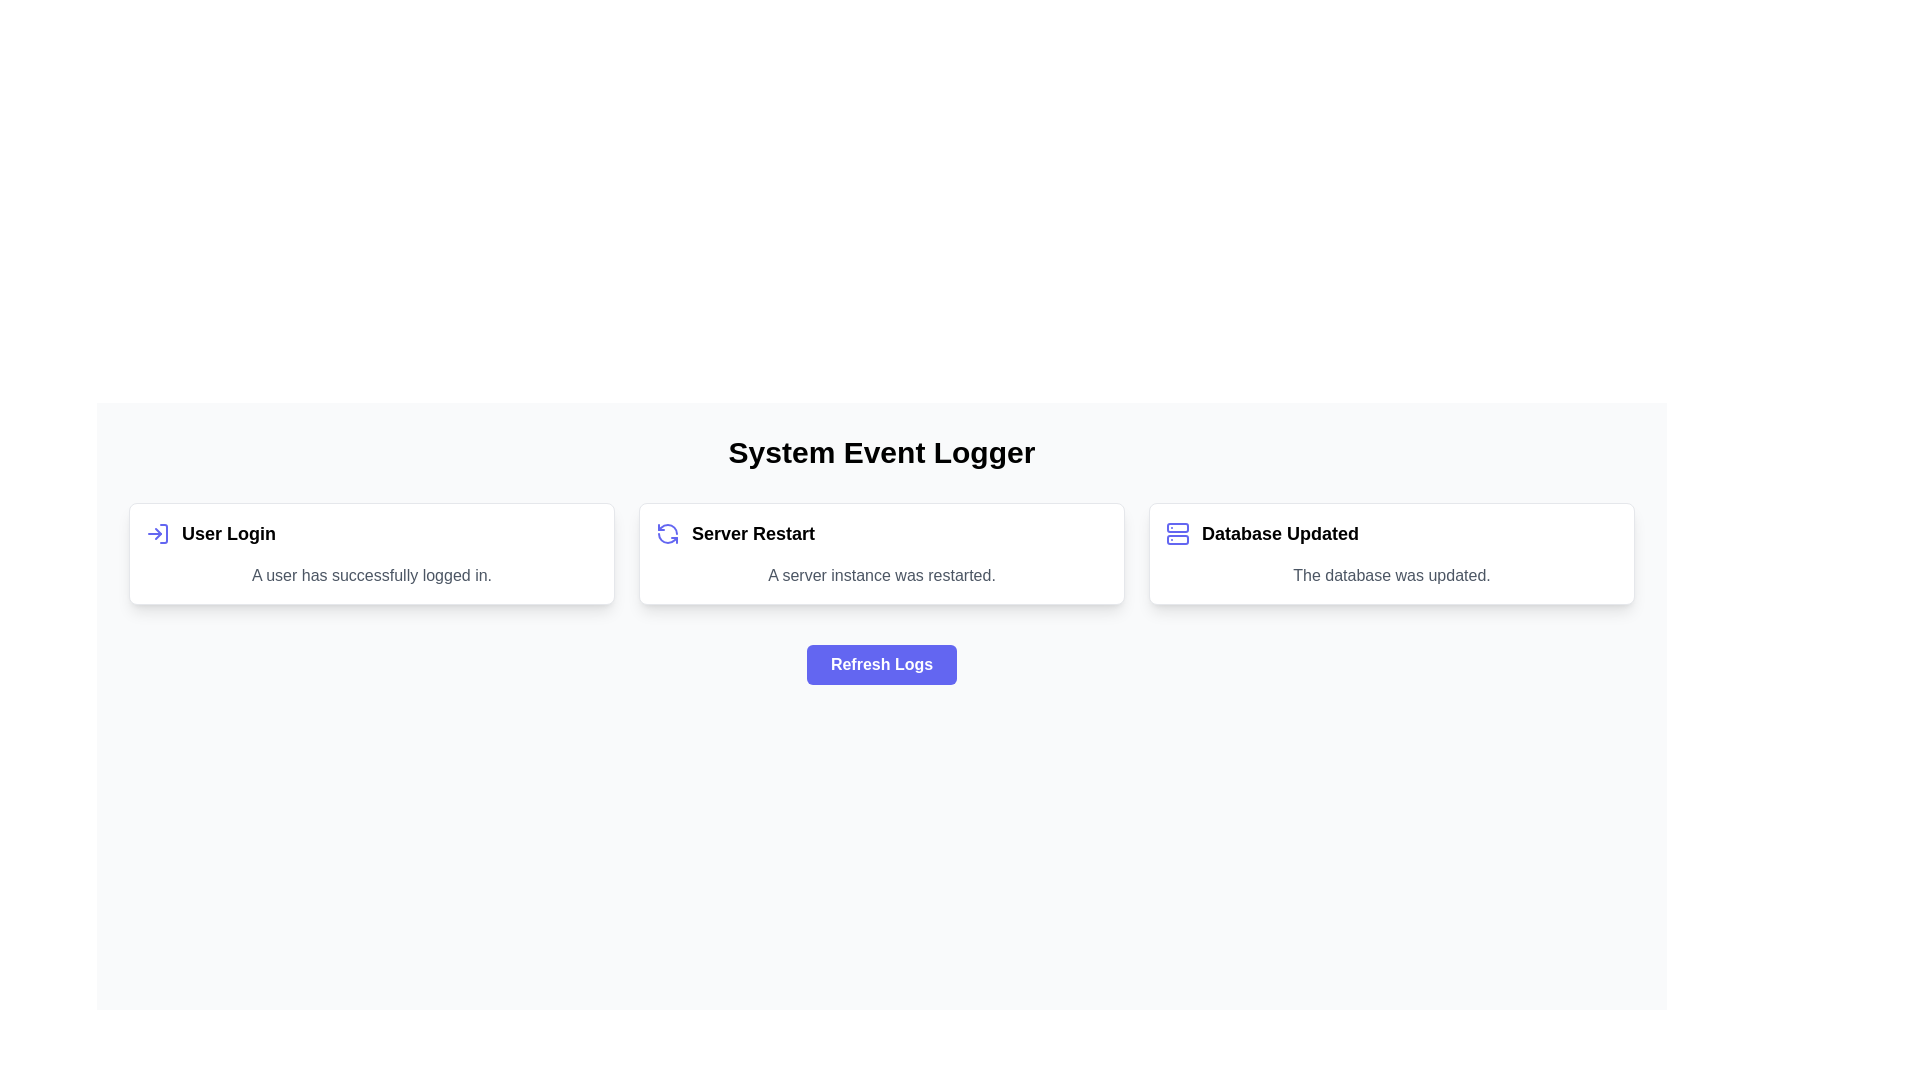  Describe the element at coordinates (1177, 540) in the screenshot. I see `the lower rectangular component of the server icon in the 'Database Updated' section, which visually represents a server` at that location.